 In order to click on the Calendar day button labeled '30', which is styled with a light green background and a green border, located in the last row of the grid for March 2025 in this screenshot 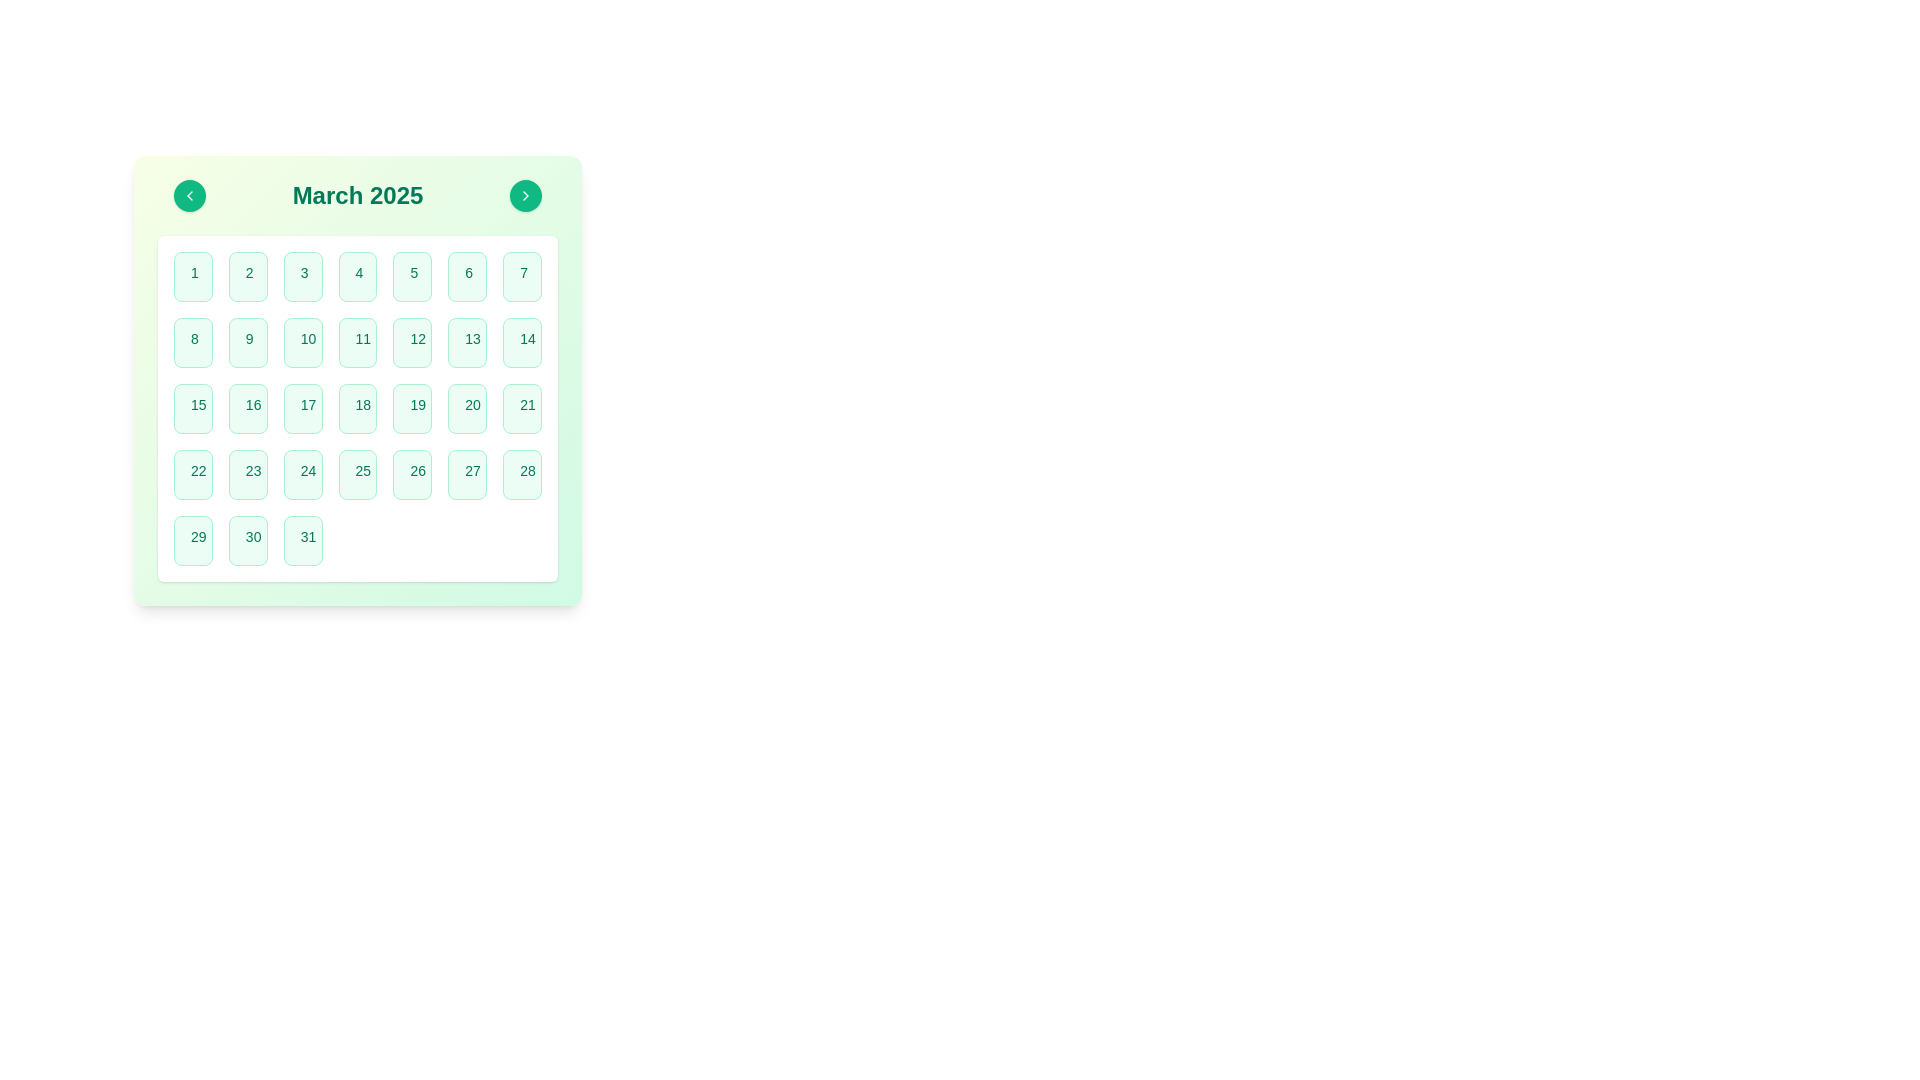, I will do `click(247, 540)`.